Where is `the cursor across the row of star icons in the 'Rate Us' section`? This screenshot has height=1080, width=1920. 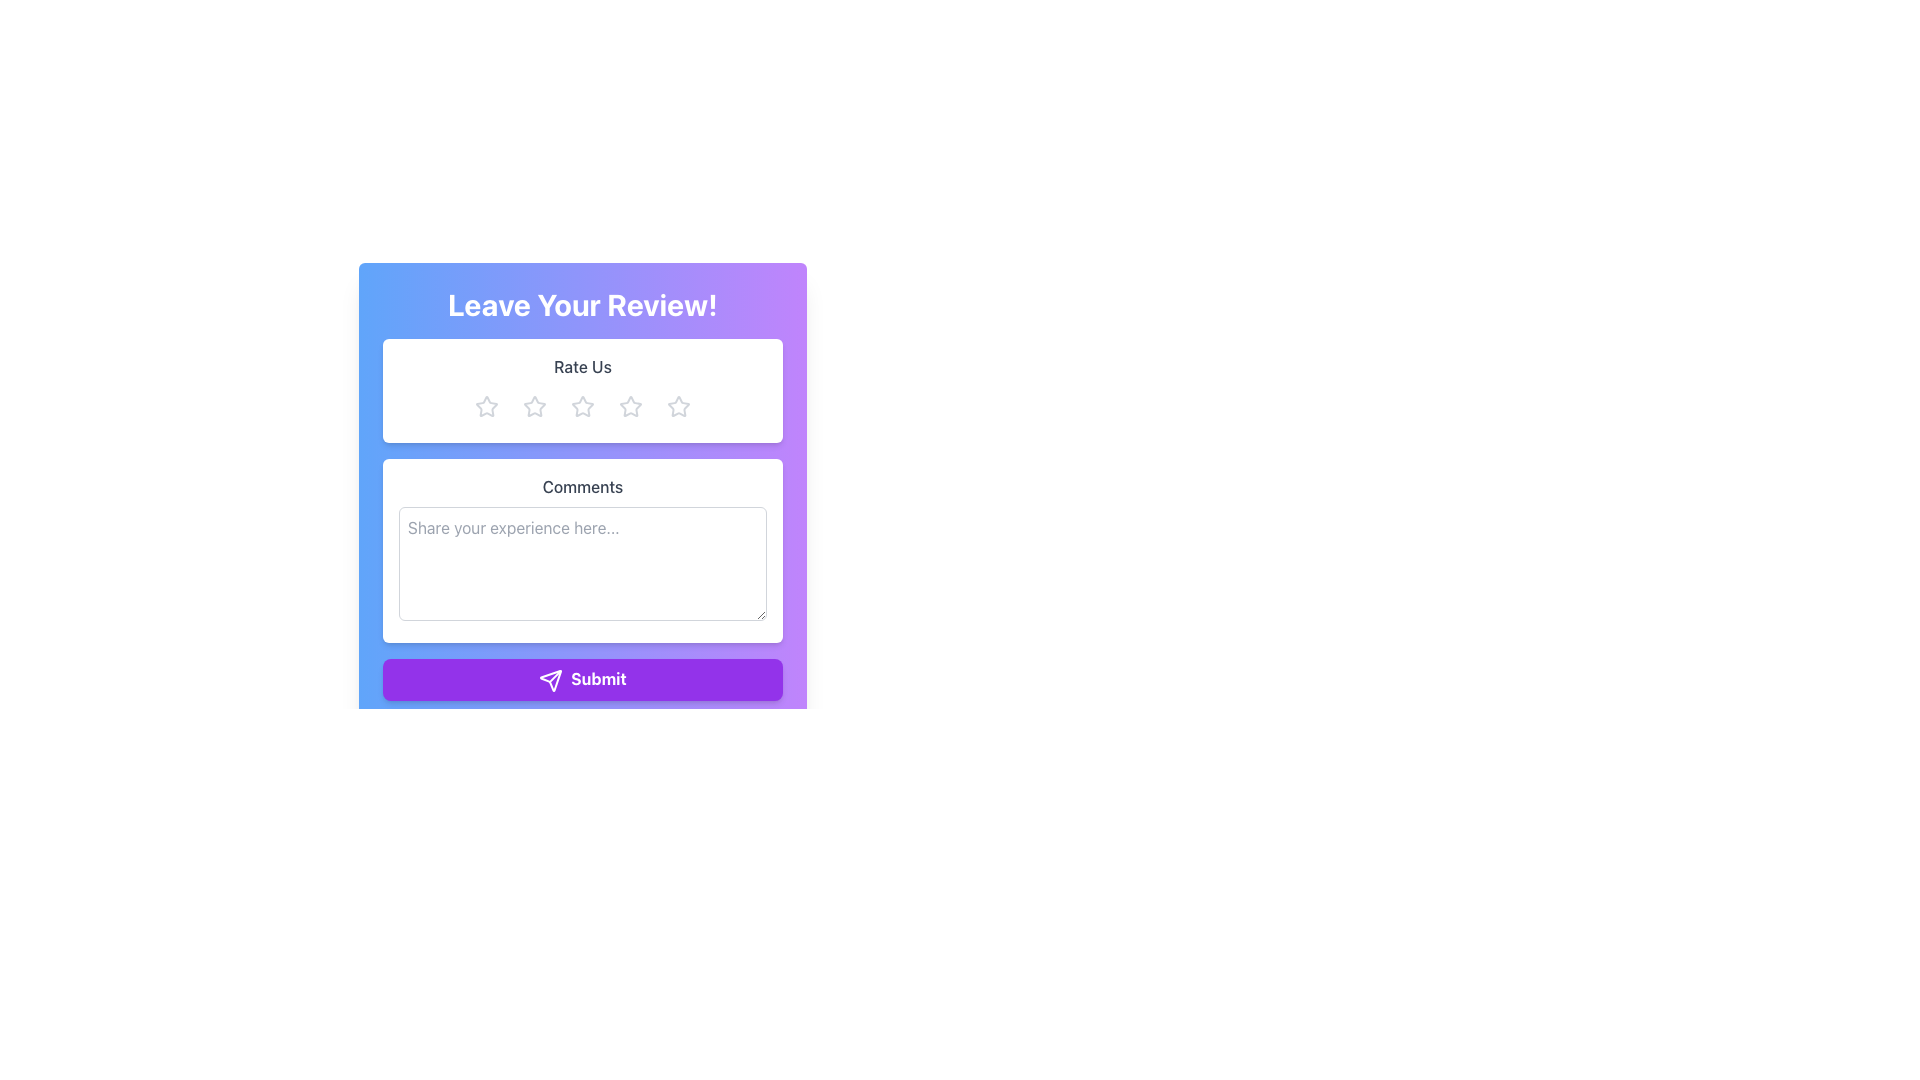
the cursor across the row of star icons in the 'Rate Us' section is located at coordinates (629, 405).